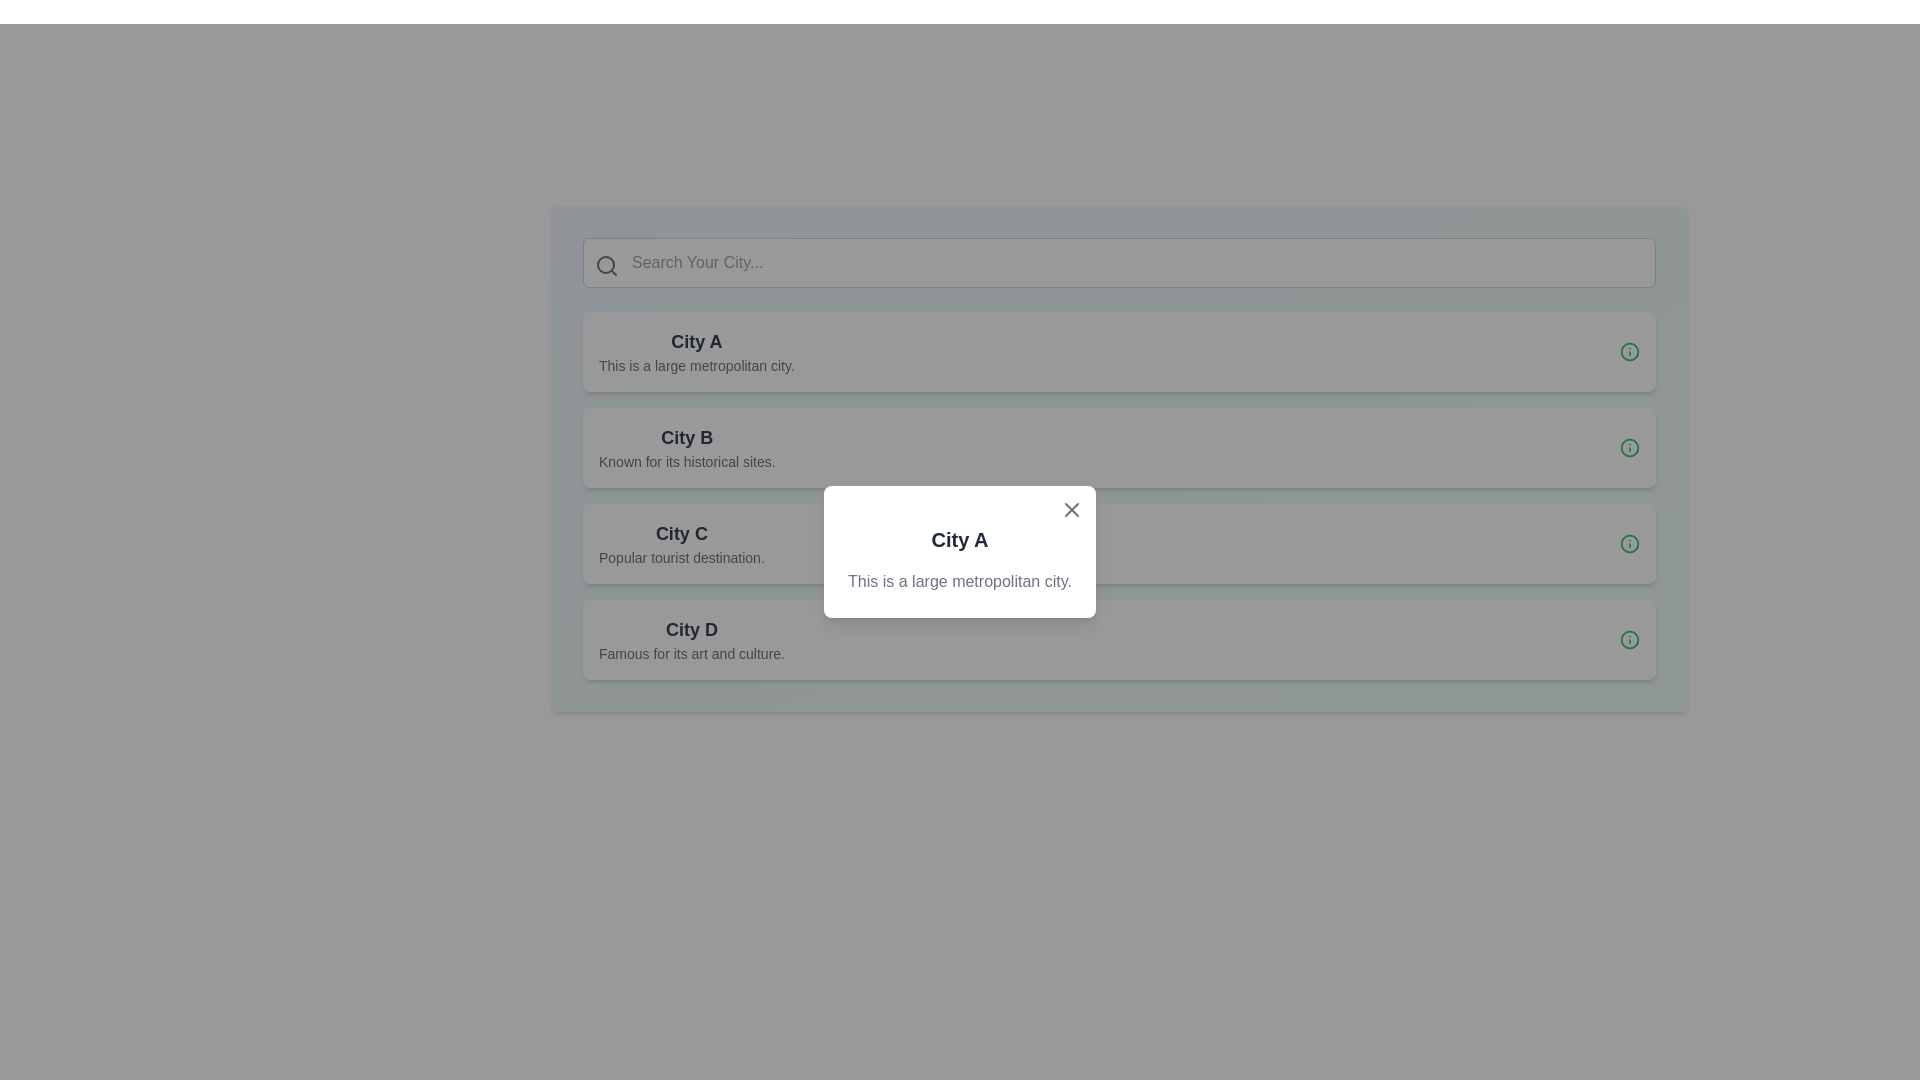 The height and width of the screenshot is (1080, 1920). Describe the element at coordinates (687, 462) in the screenshot. I see `the static text that reads 'Known for its historical sites.', which is positioned beneath the title 'City B' in the list of city entries` at that location.